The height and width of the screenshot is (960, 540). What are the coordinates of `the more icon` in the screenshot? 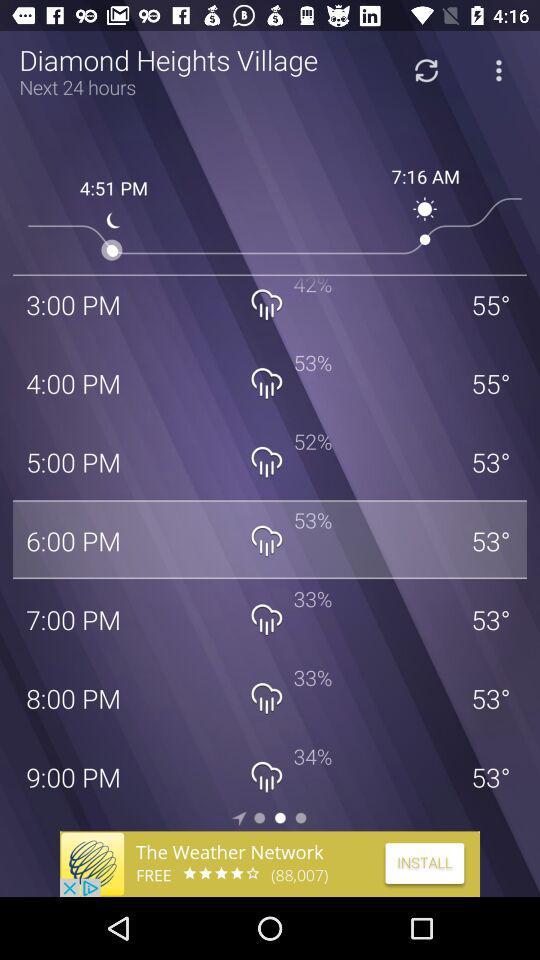 It's located at (497, 70).